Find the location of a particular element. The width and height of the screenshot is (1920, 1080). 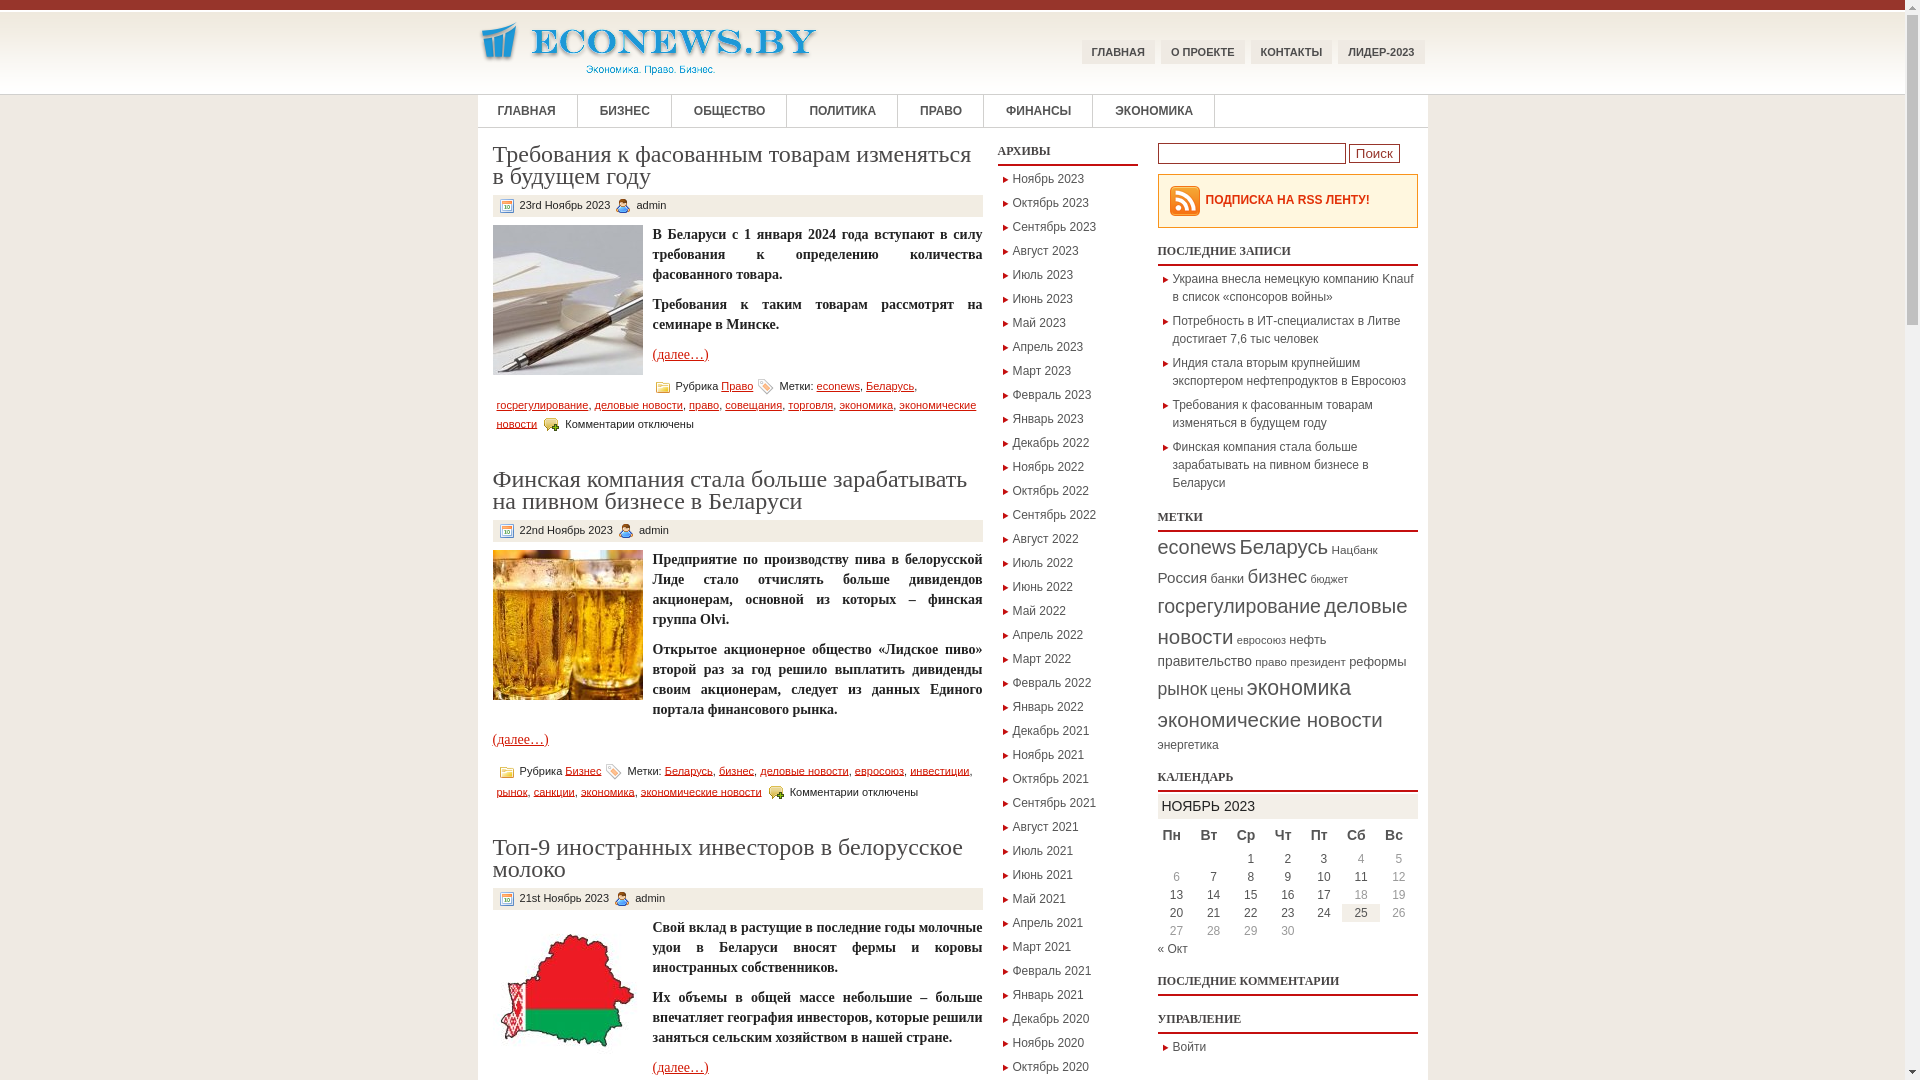

'8' is located at coordinates (1249, 875).